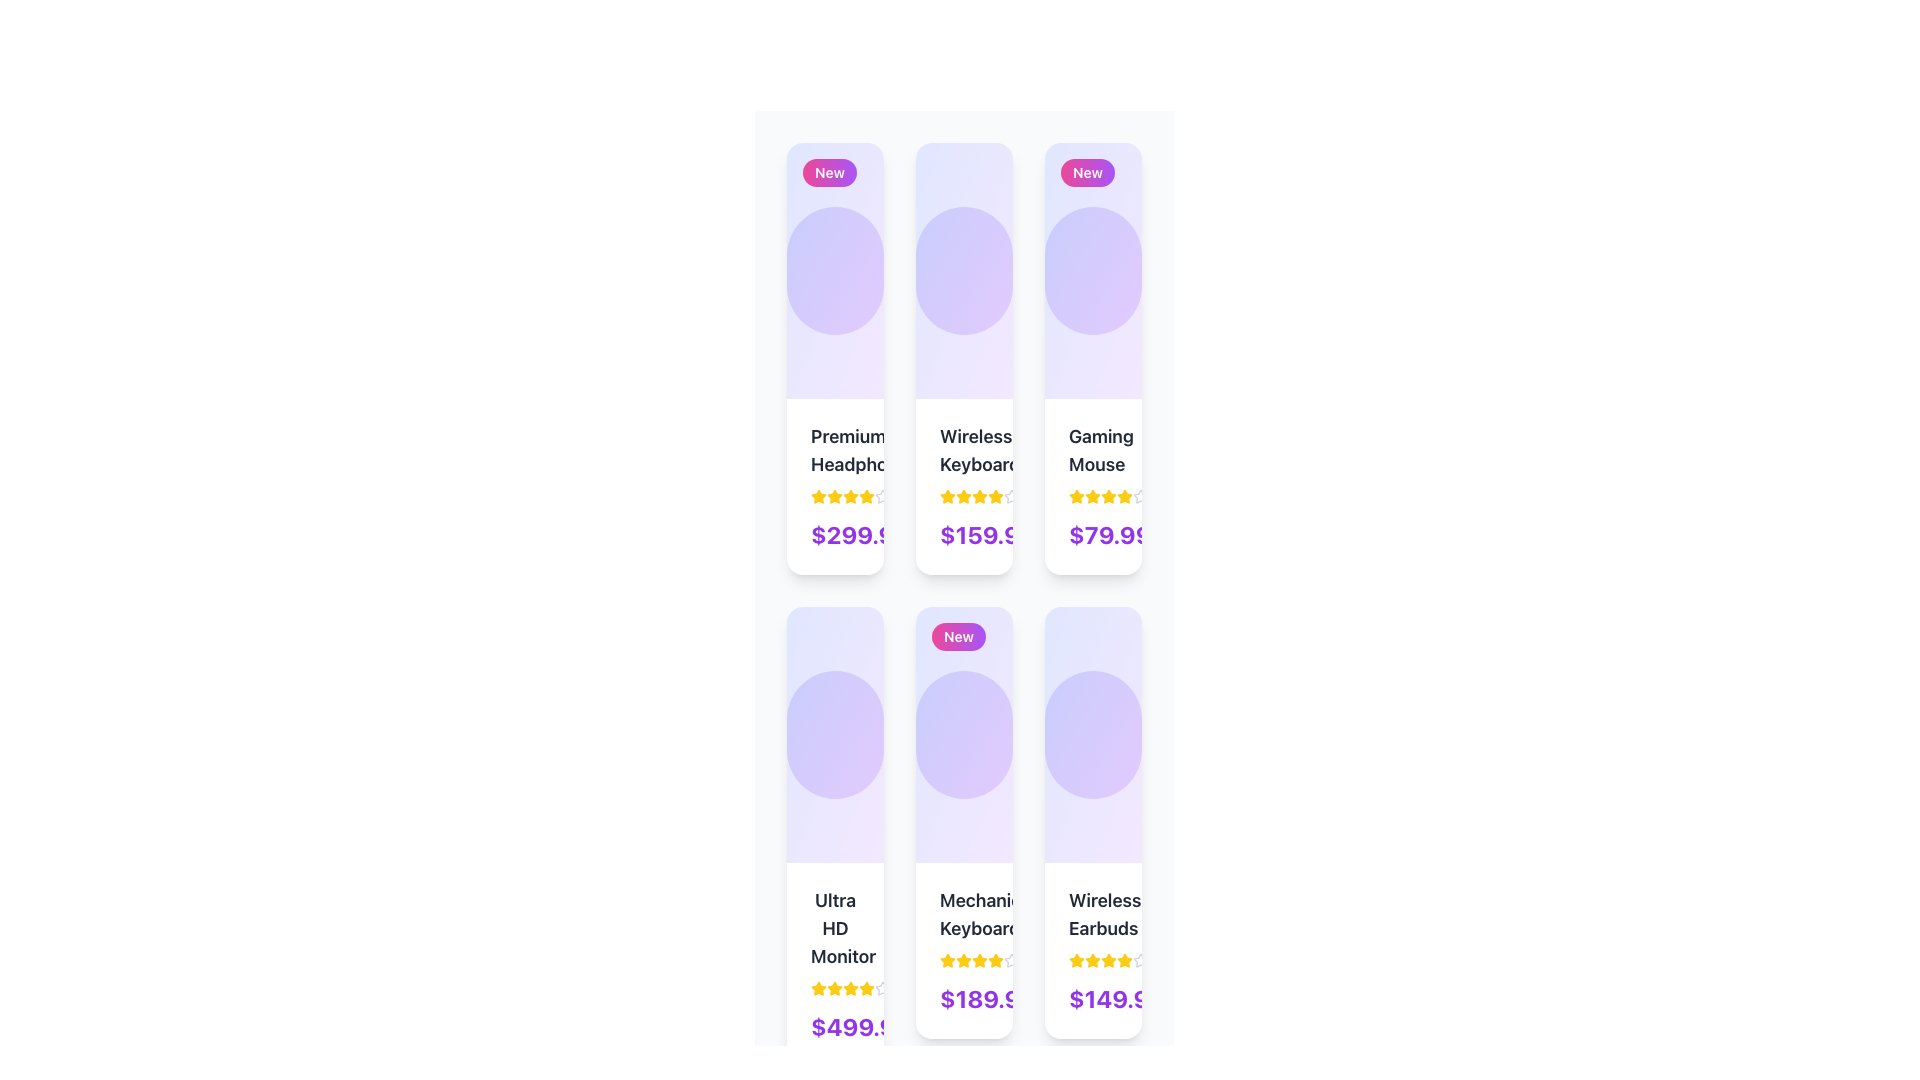 This screenshot has width=1920, height=1080. Describe the element at coordinates (1124, 495) in the screenshot. I see `the third star icon` at that location.